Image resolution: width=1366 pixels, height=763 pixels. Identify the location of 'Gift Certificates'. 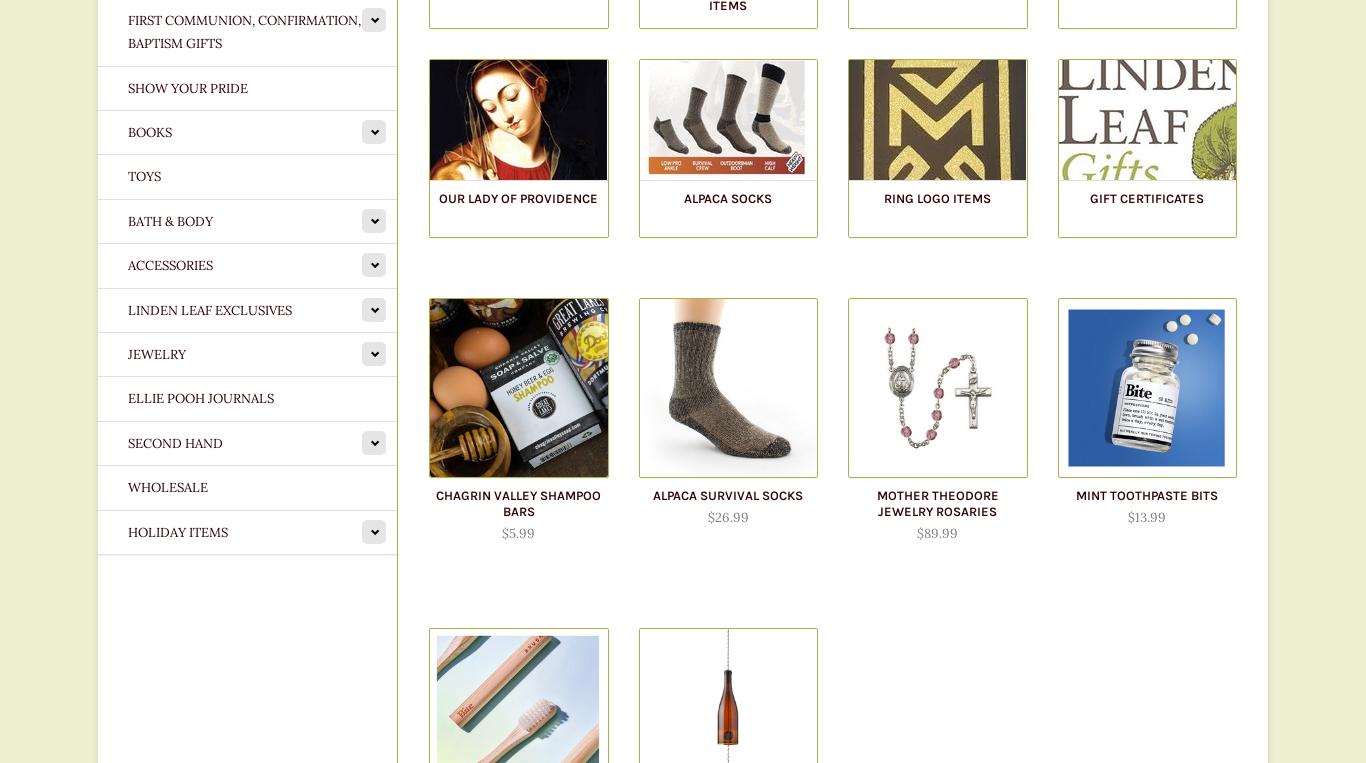
(1147, 198).